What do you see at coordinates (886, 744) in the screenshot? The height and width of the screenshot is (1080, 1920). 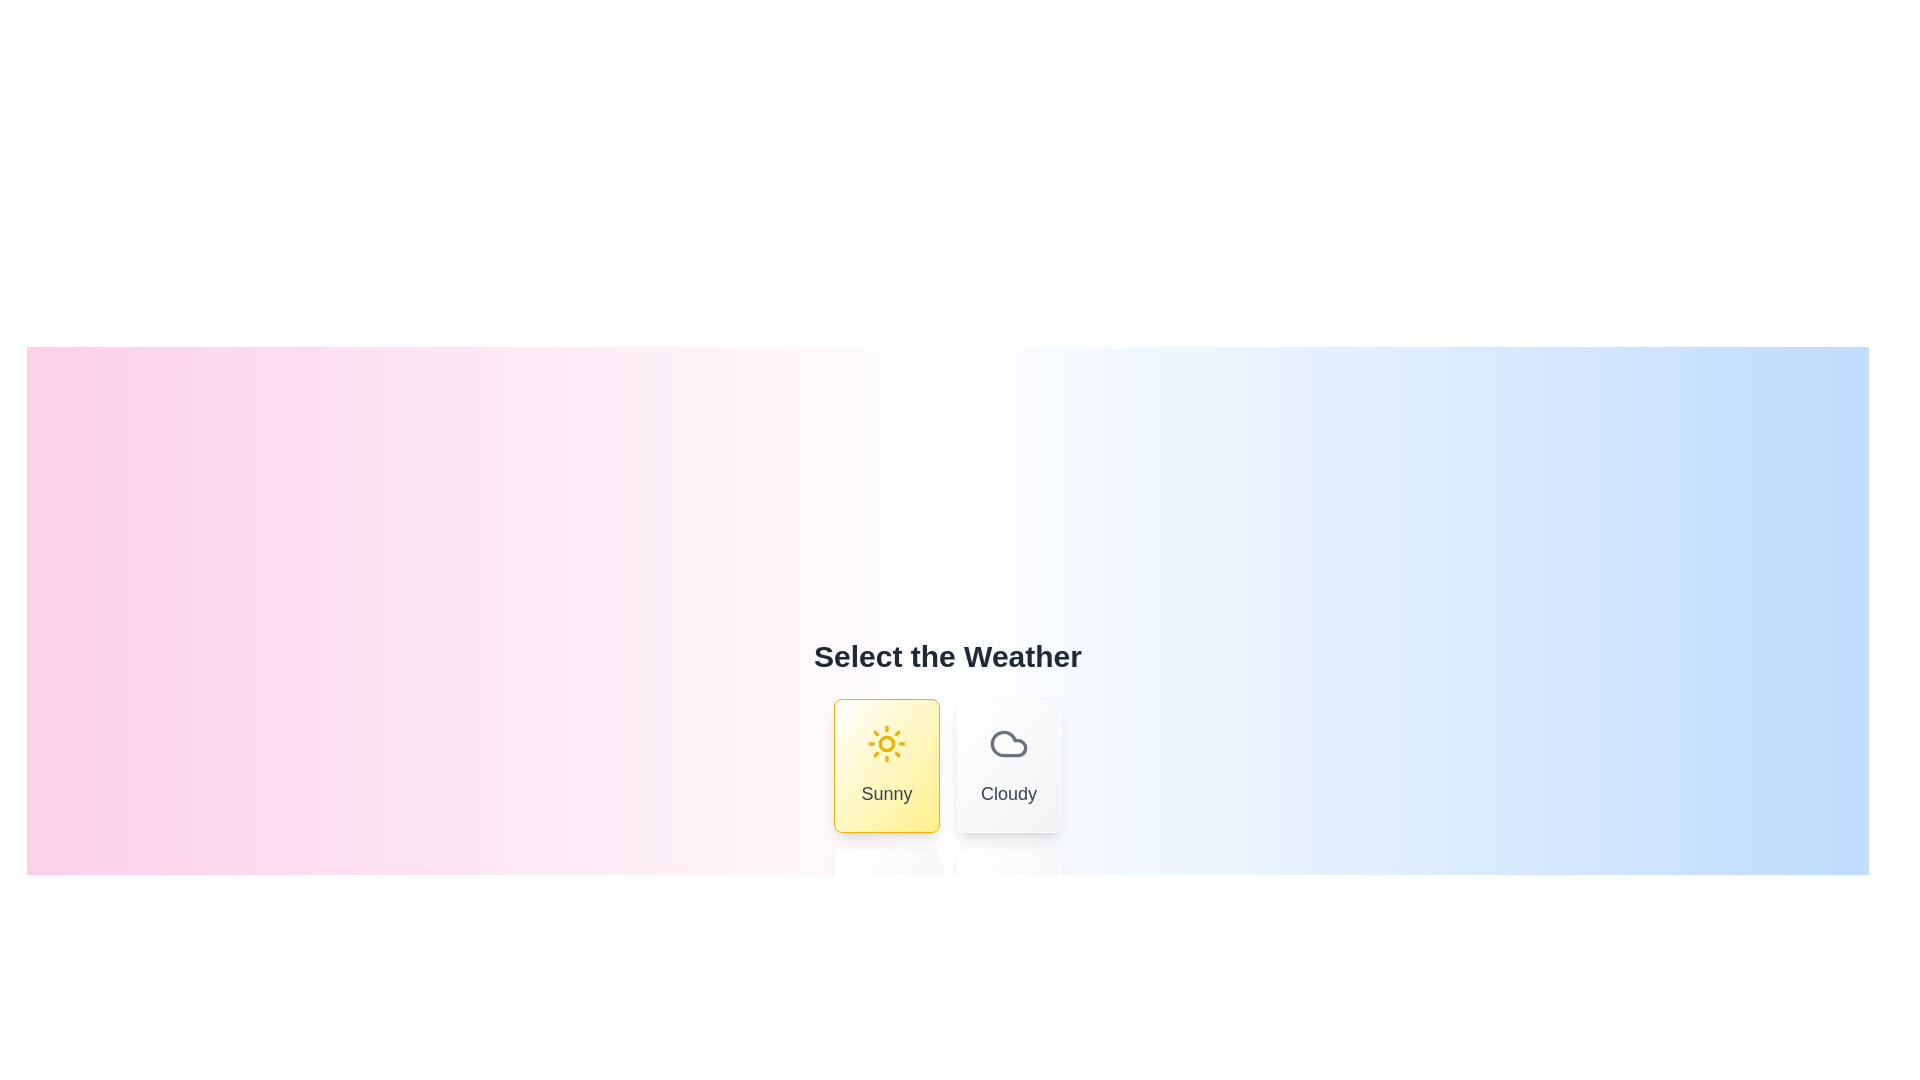 I see `the yellow circular bullseye element within the 'Sunny' weather card, which is part of the weather selection menu` at bounding box center [886, 744].